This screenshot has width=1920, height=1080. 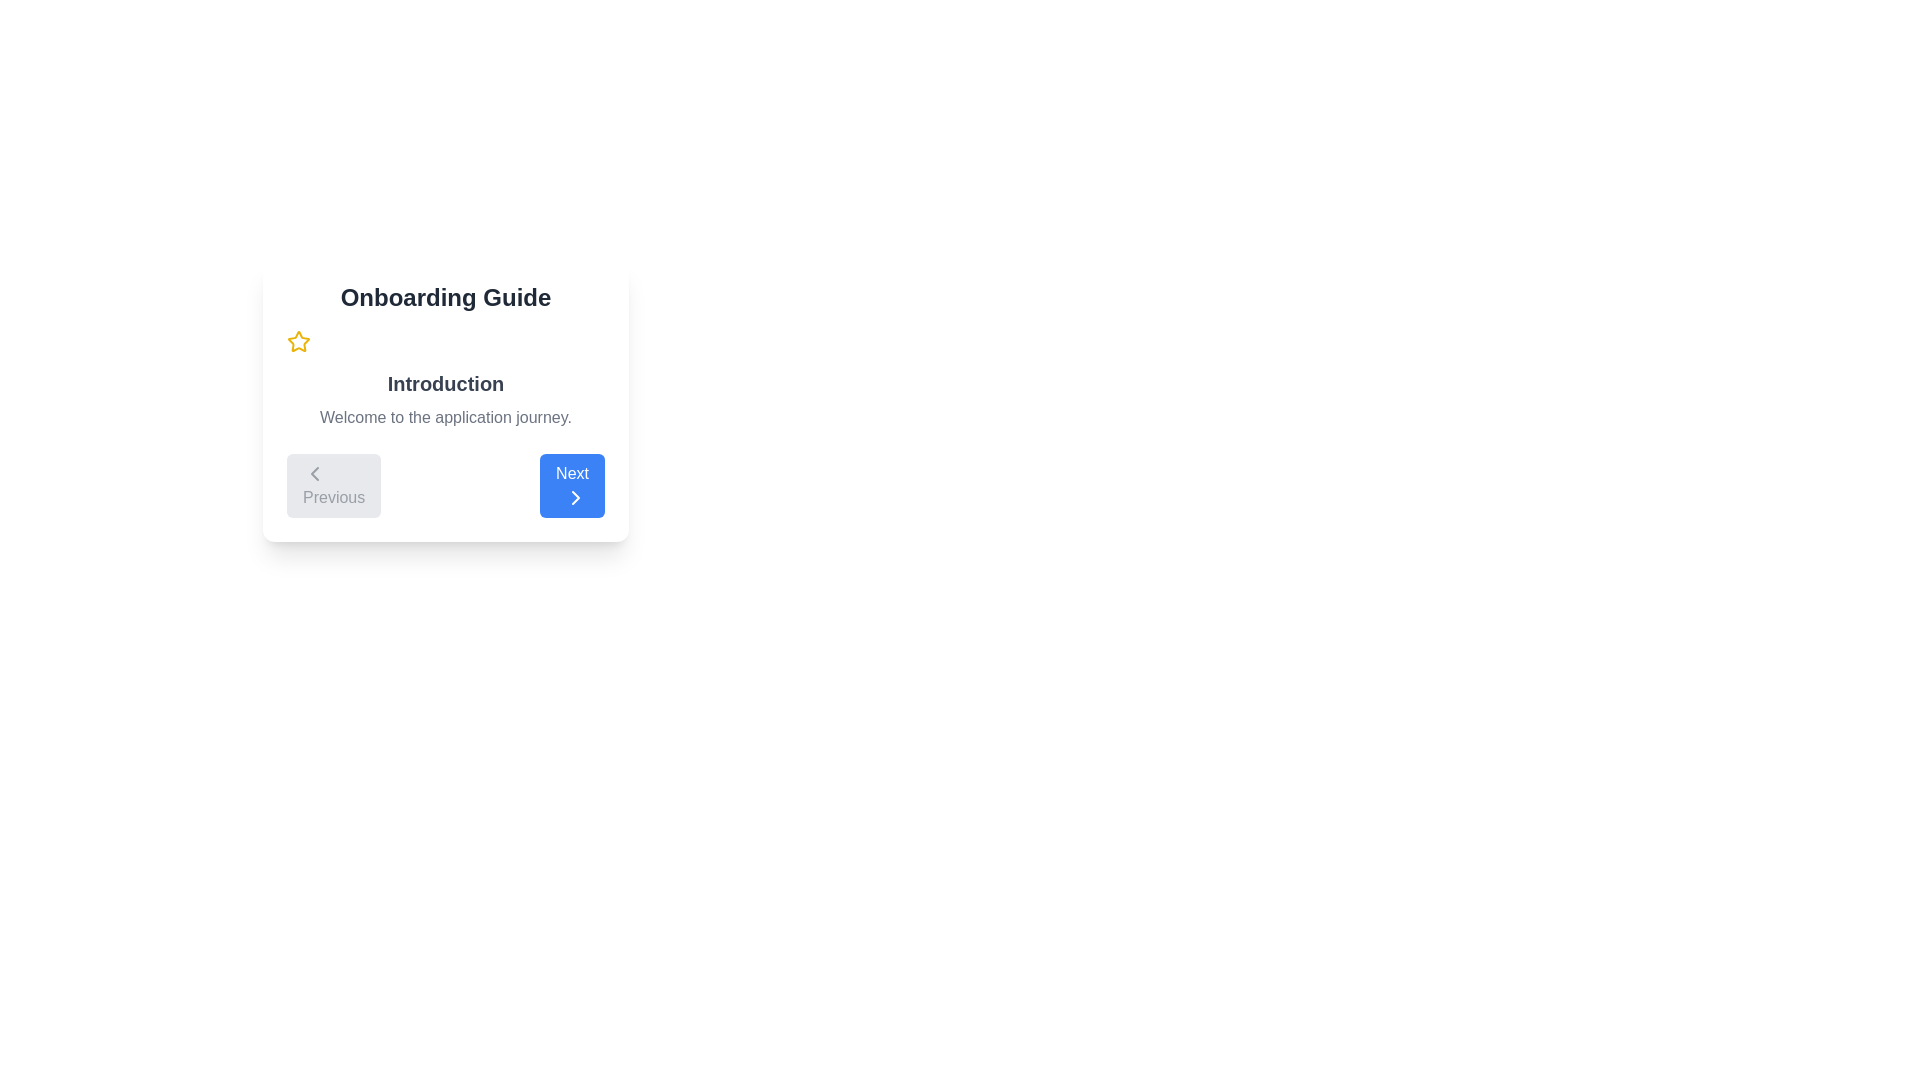 What do you see at coordinates (445, 400) in the screenshot?
I see `the introductory message text display located below the 'Onboarding Guide' header and above the navigation controls in the white card` at bounding box center [445, 400].